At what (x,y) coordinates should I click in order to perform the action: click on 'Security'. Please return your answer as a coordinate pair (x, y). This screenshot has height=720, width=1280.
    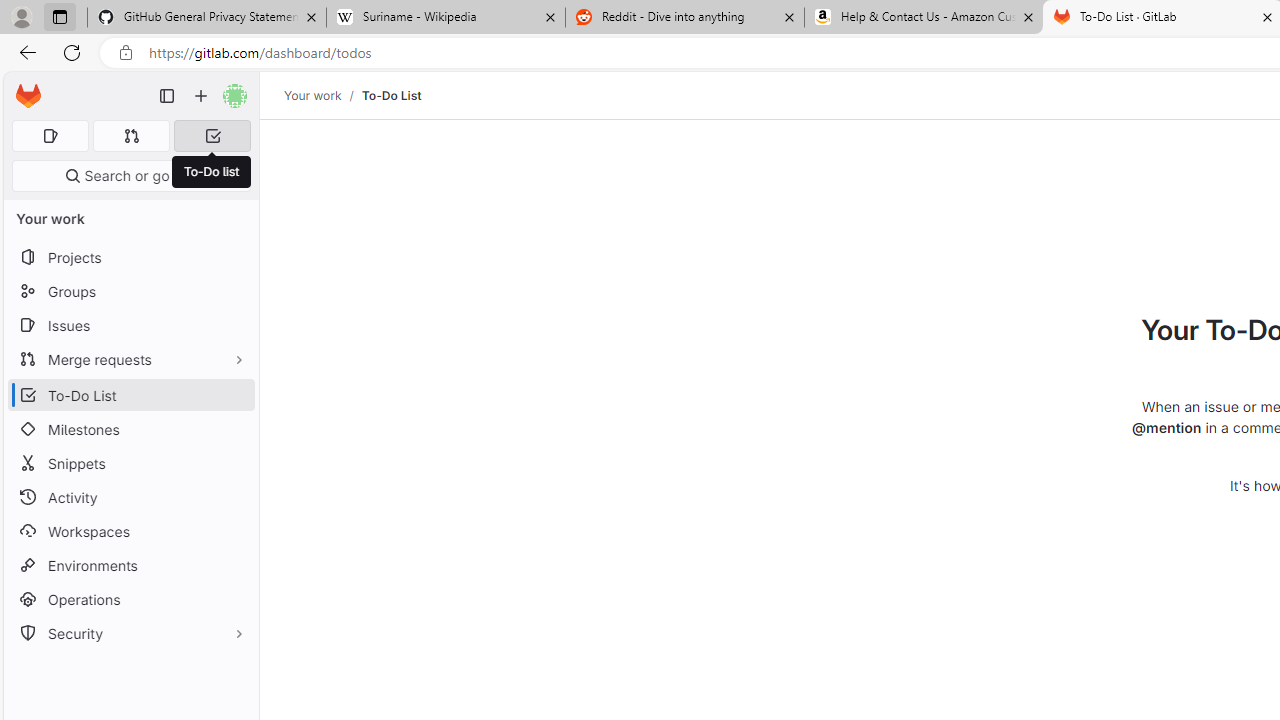
    Looking at the image, I should click on (130, 633).